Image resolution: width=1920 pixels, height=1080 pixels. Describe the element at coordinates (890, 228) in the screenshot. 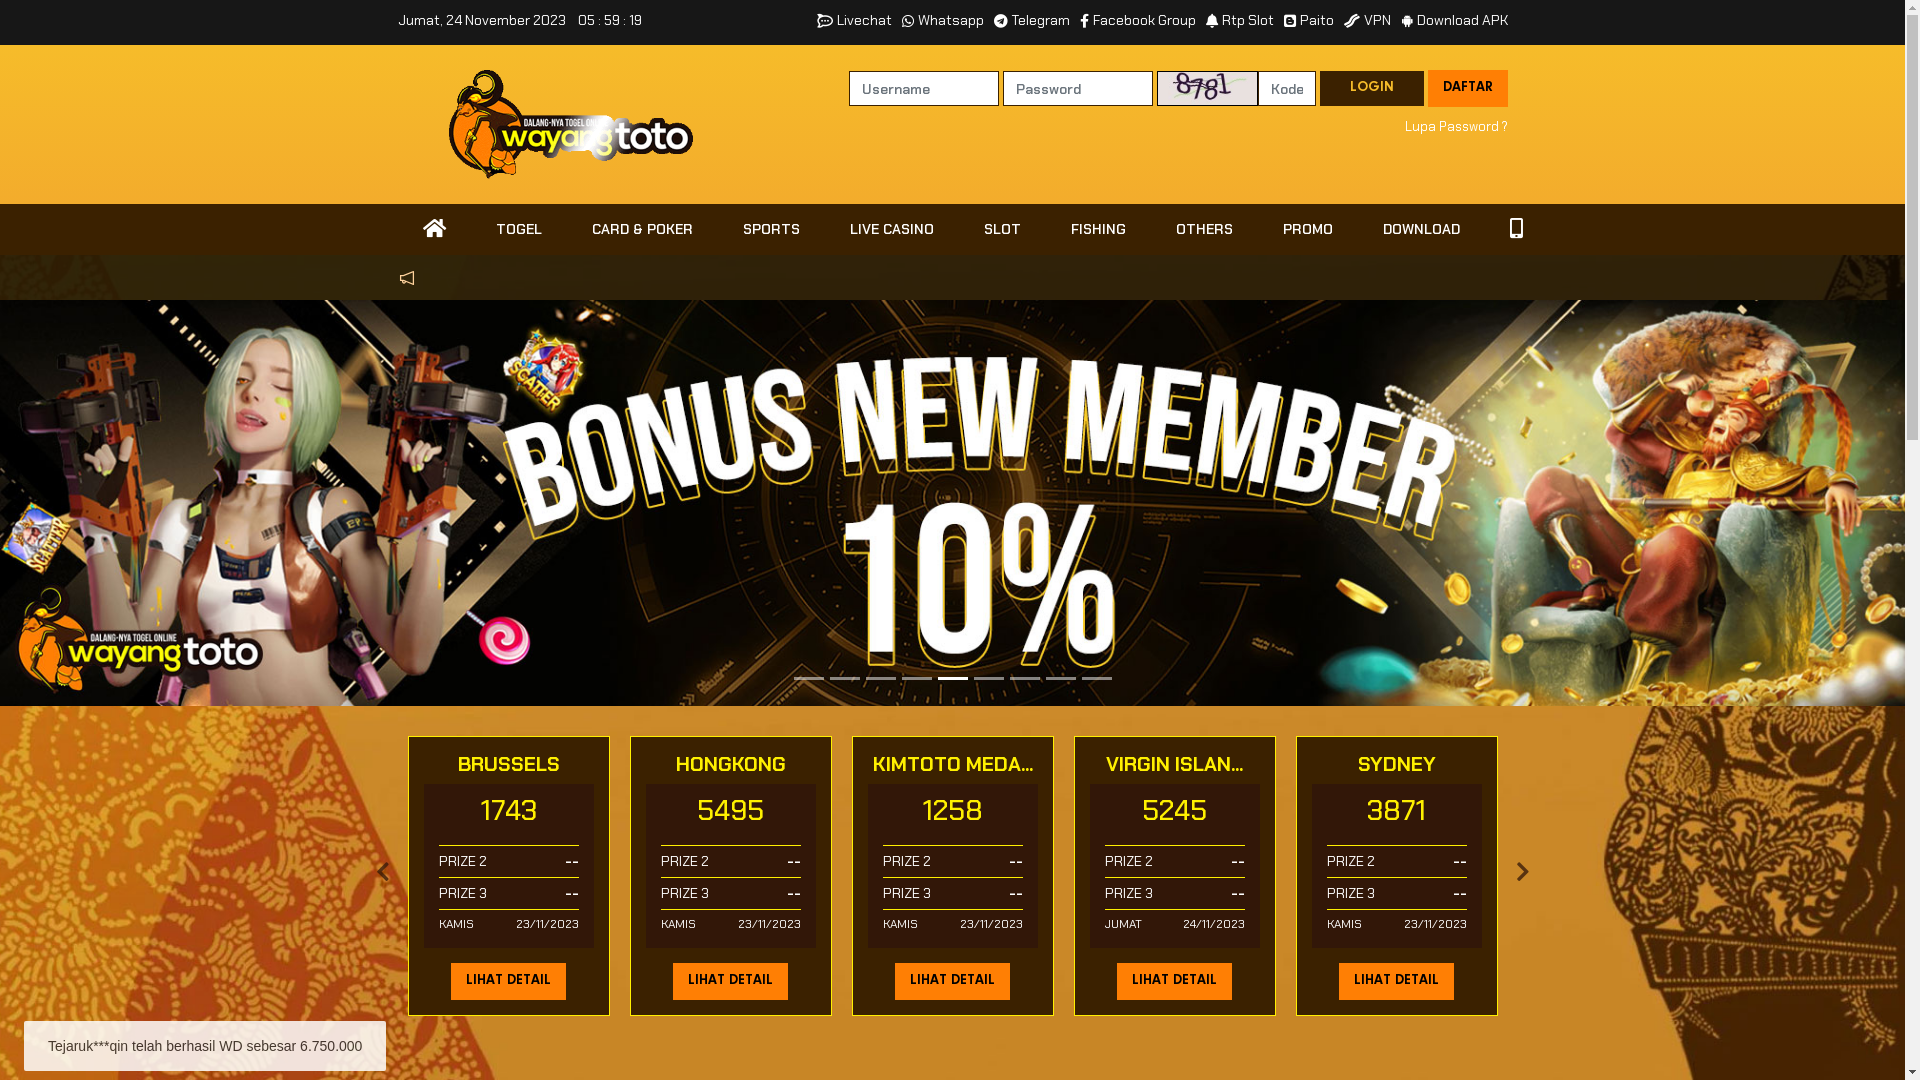

I see `'LIVE CASINO'` at that location.